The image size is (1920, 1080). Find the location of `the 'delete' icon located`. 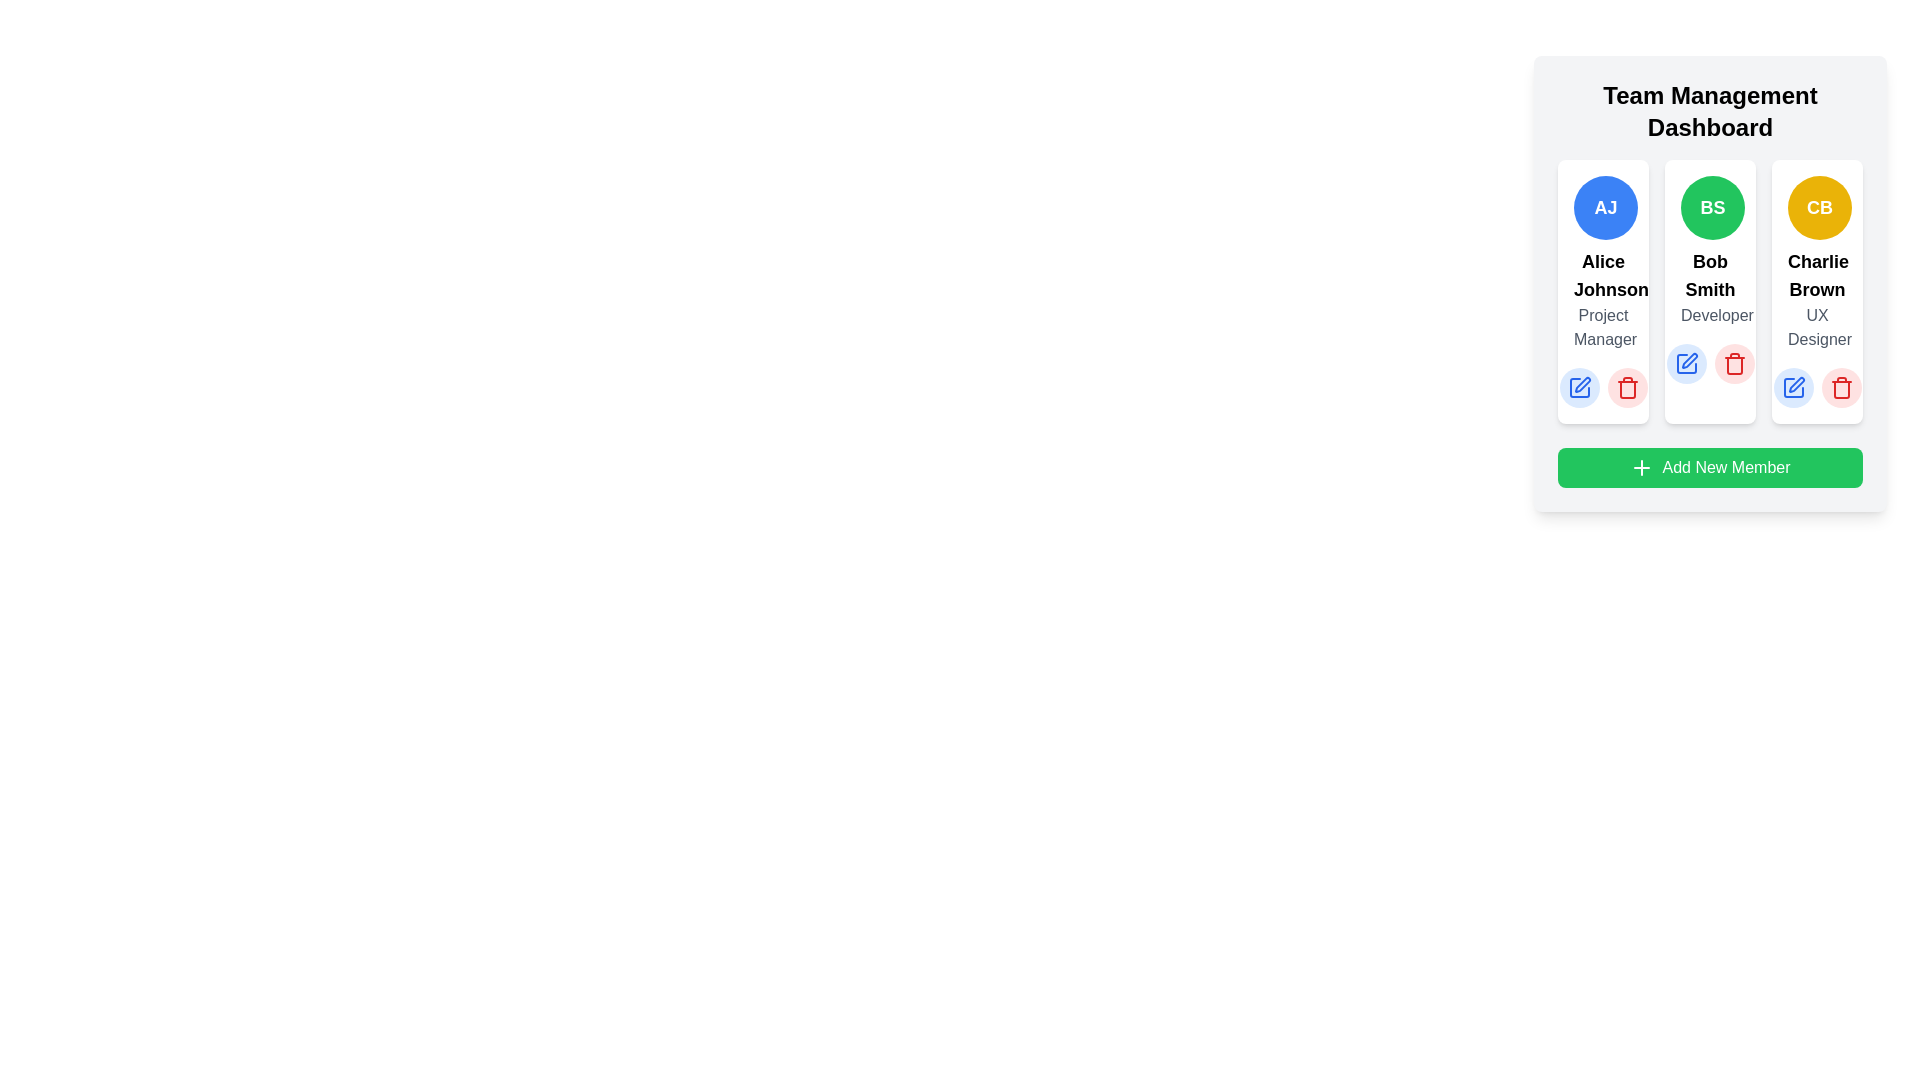

the 'delete' icon located is located at coordinates (1627, 388).